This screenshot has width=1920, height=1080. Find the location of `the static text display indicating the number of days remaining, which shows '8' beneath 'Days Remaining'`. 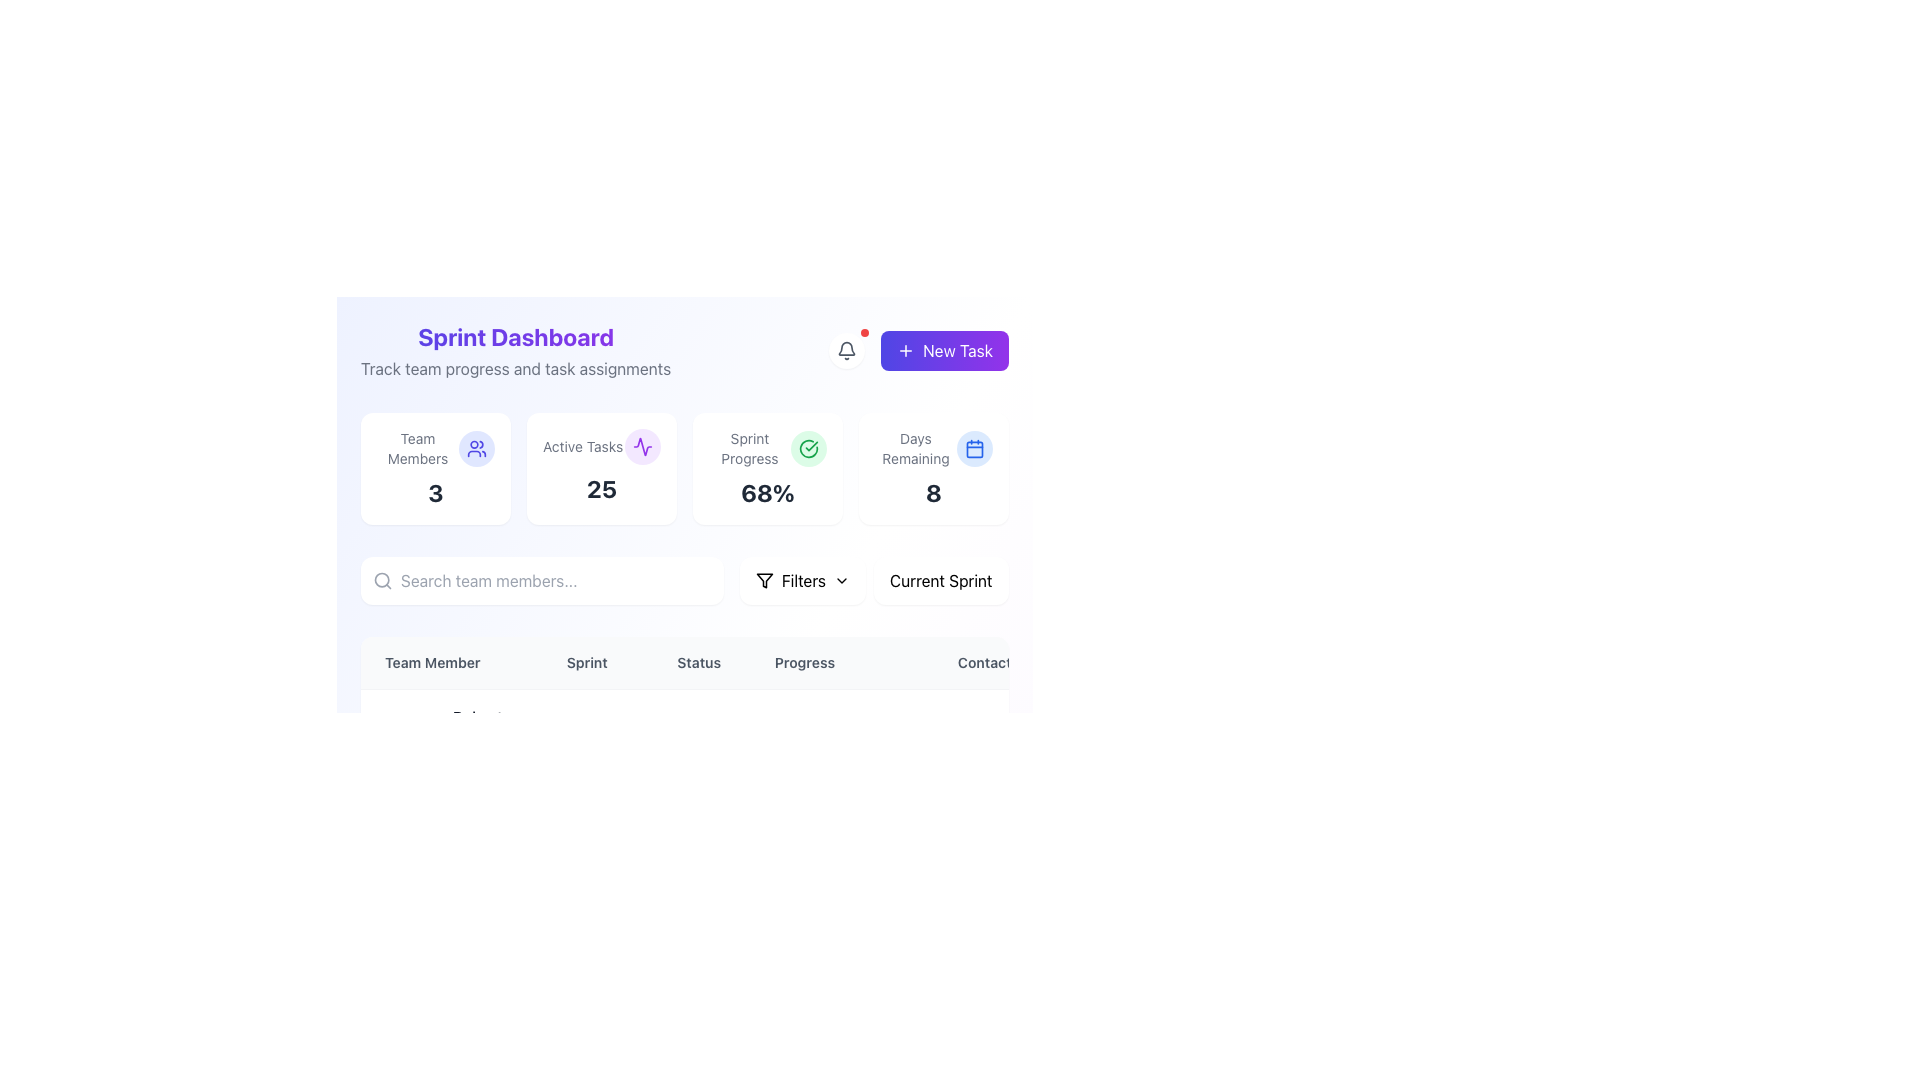

the static text display indicating the number of days remaining, which shows '8' beneath 'Days Remaining' is located at coordinates (933, 493).